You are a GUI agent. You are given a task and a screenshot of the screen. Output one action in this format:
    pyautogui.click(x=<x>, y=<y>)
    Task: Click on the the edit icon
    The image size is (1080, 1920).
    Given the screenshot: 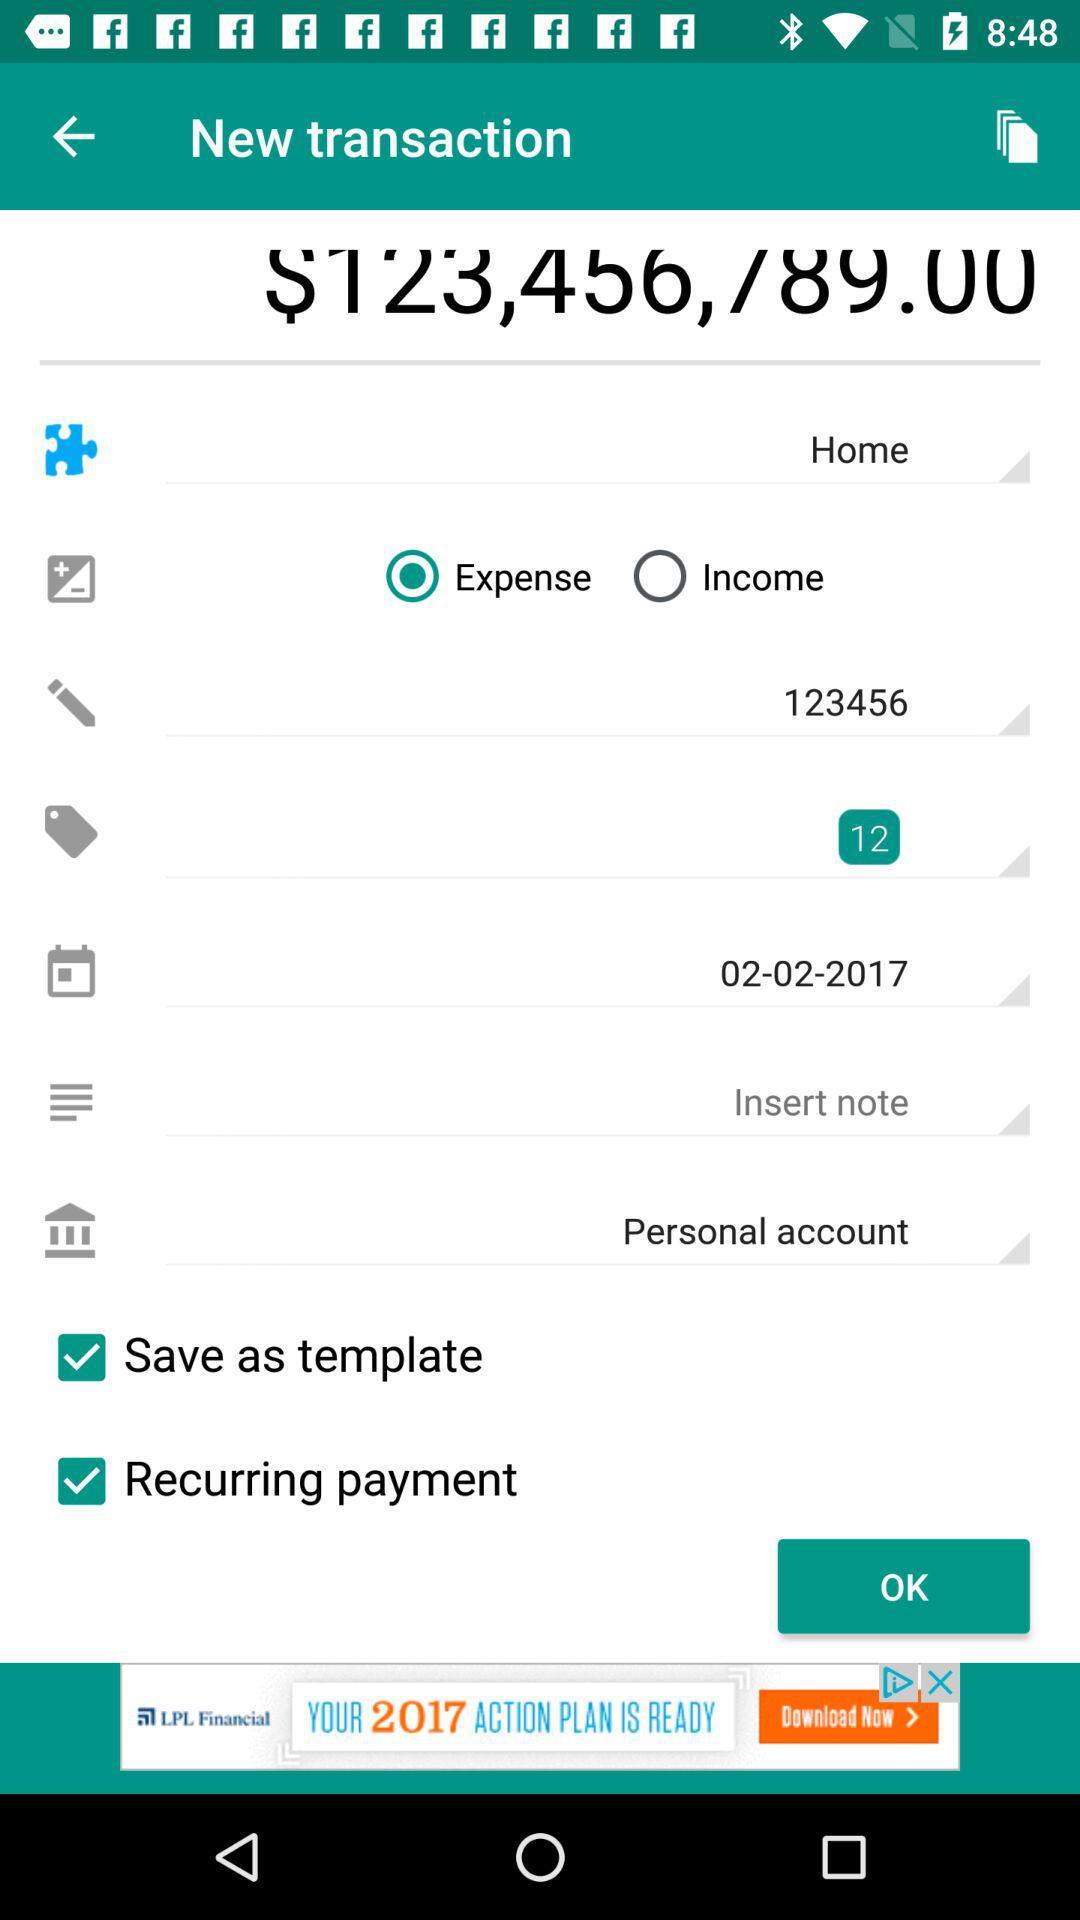 What is the action you would take?
    pyautogui.click(x=70, y=702)
    